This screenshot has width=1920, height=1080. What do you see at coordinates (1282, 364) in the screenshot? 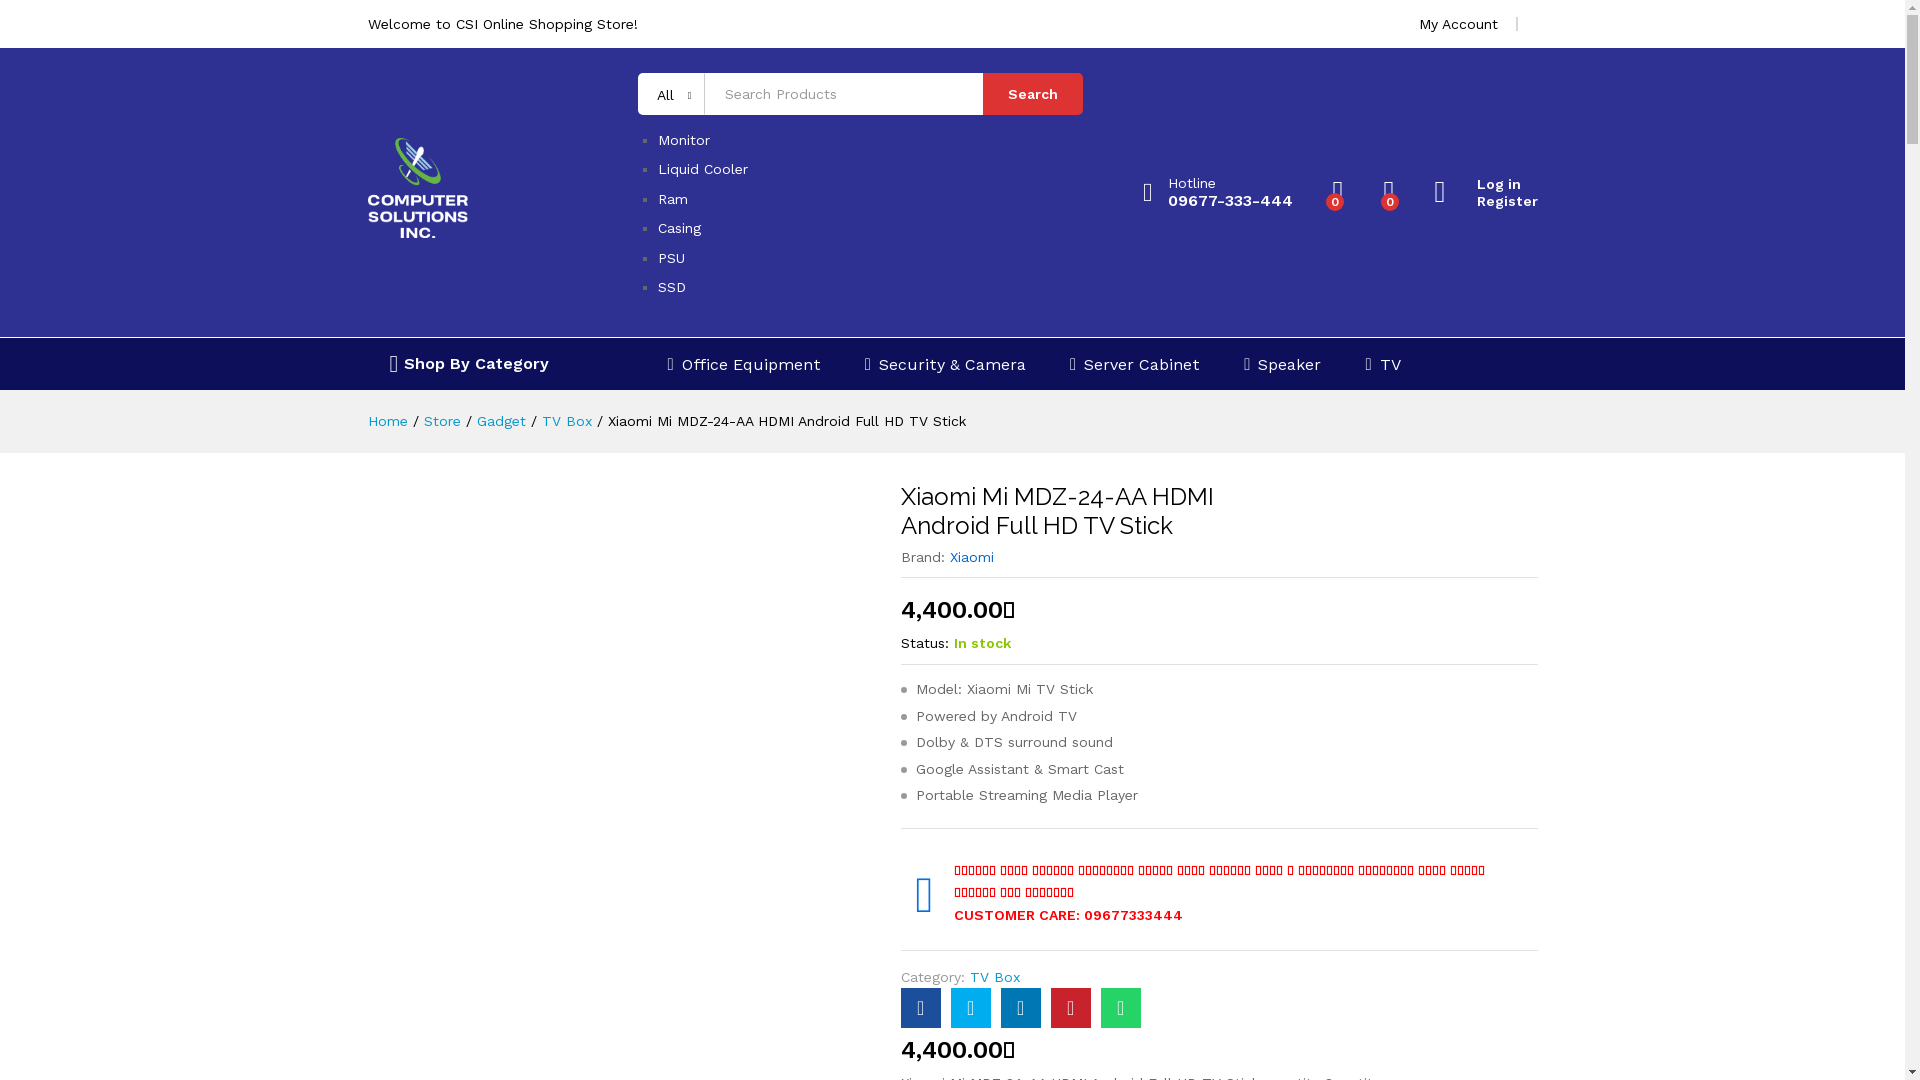
I see `'Speaker'` at bounding box center [1282, 364].